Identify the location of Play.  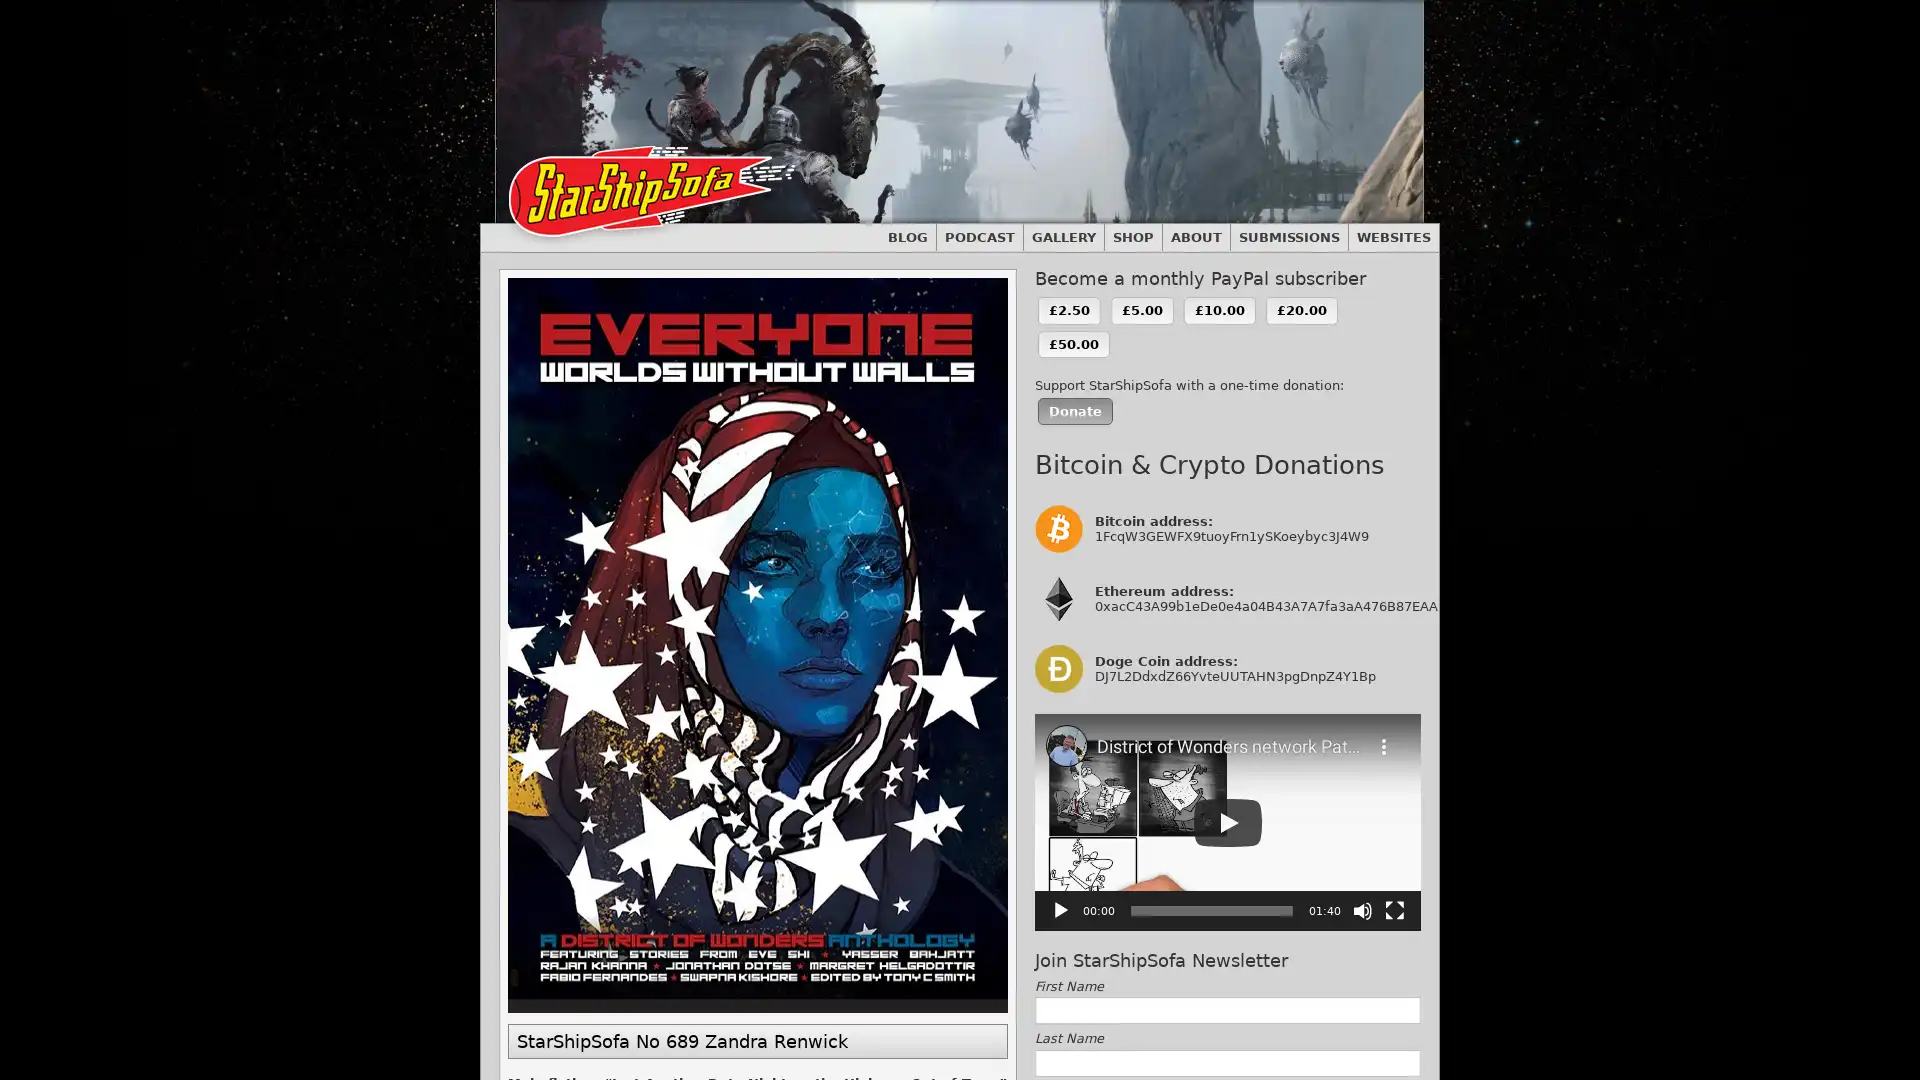
(1059, 910).